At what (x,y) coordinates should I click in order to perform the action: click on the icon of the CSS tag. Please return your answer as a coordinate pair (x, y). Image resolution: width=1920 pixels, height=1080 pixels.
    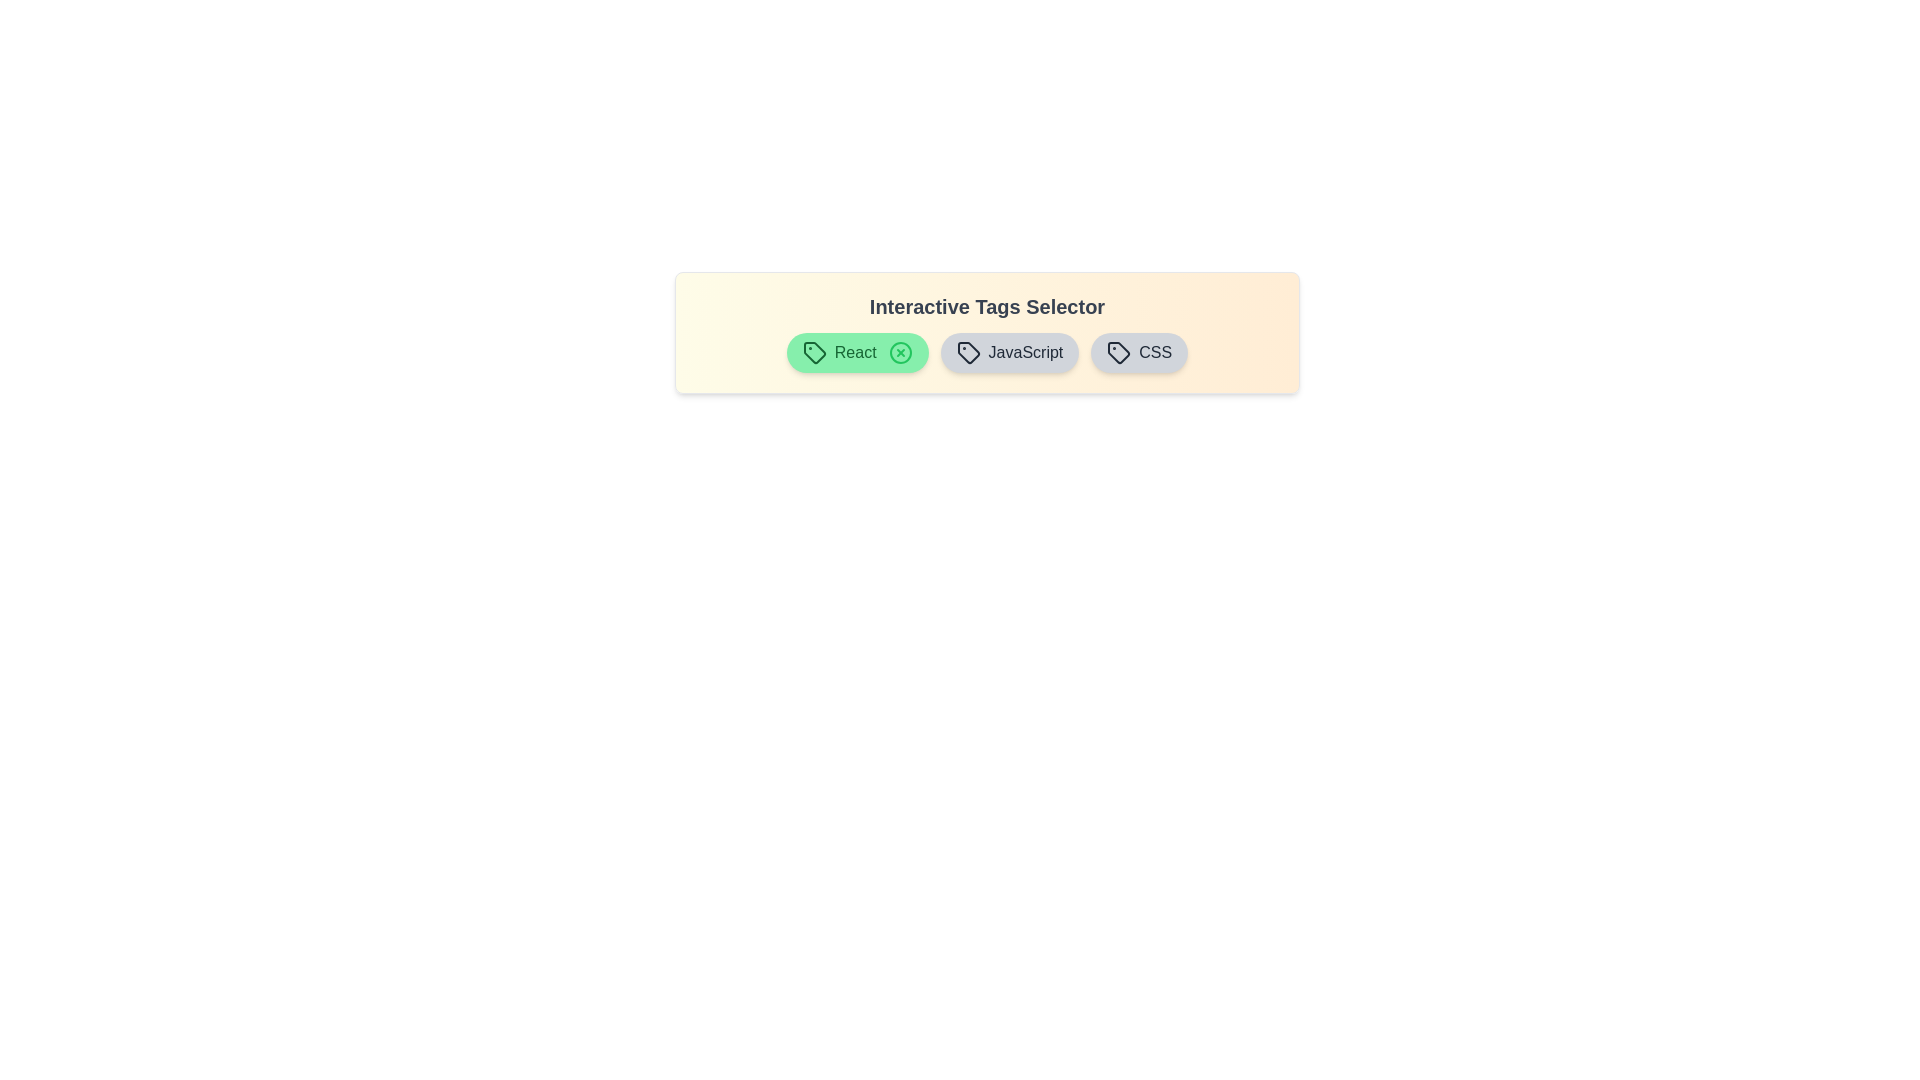
    Looking at the image, I should click on (1155, 352).